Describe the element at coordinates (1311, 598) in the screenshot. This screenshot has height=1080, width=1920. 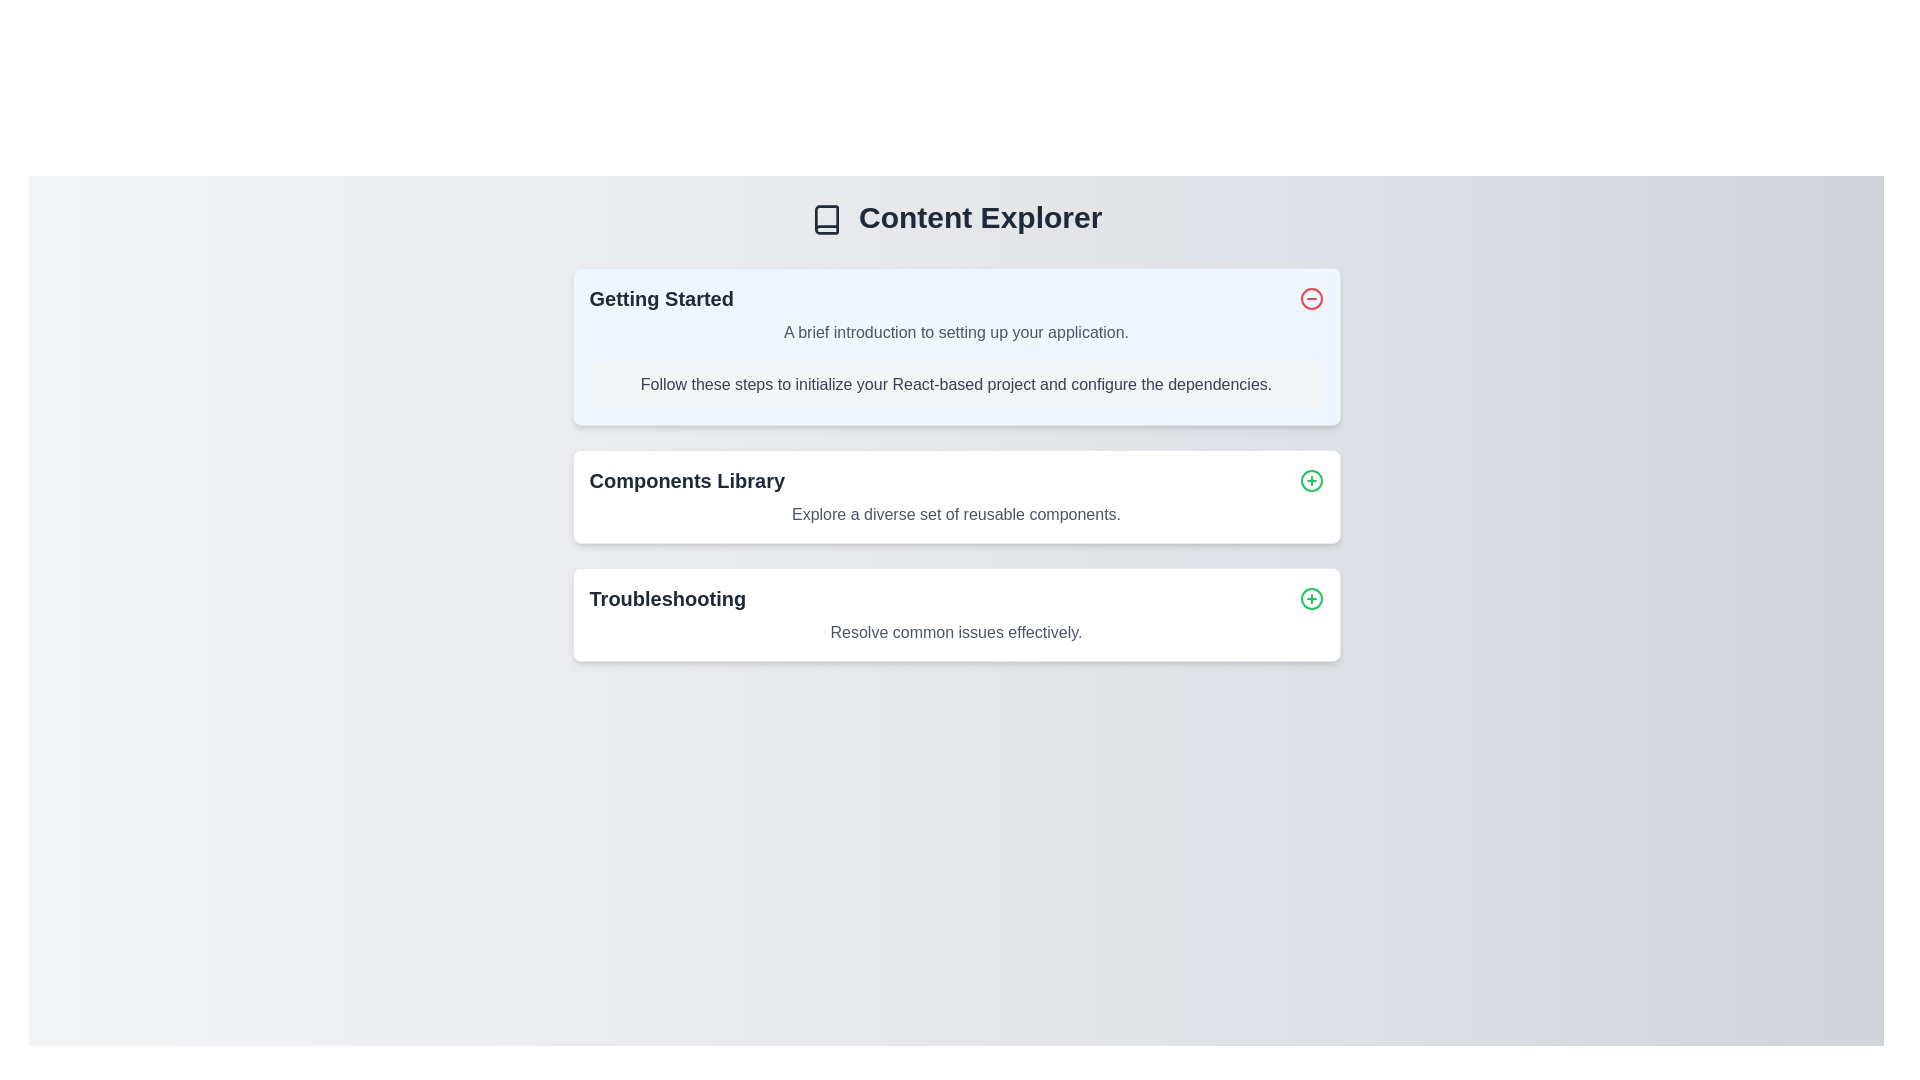
I see `the 'Troubleshooting' icon located at the right end of the 'Troubleshooting' section for additional information` at that location.